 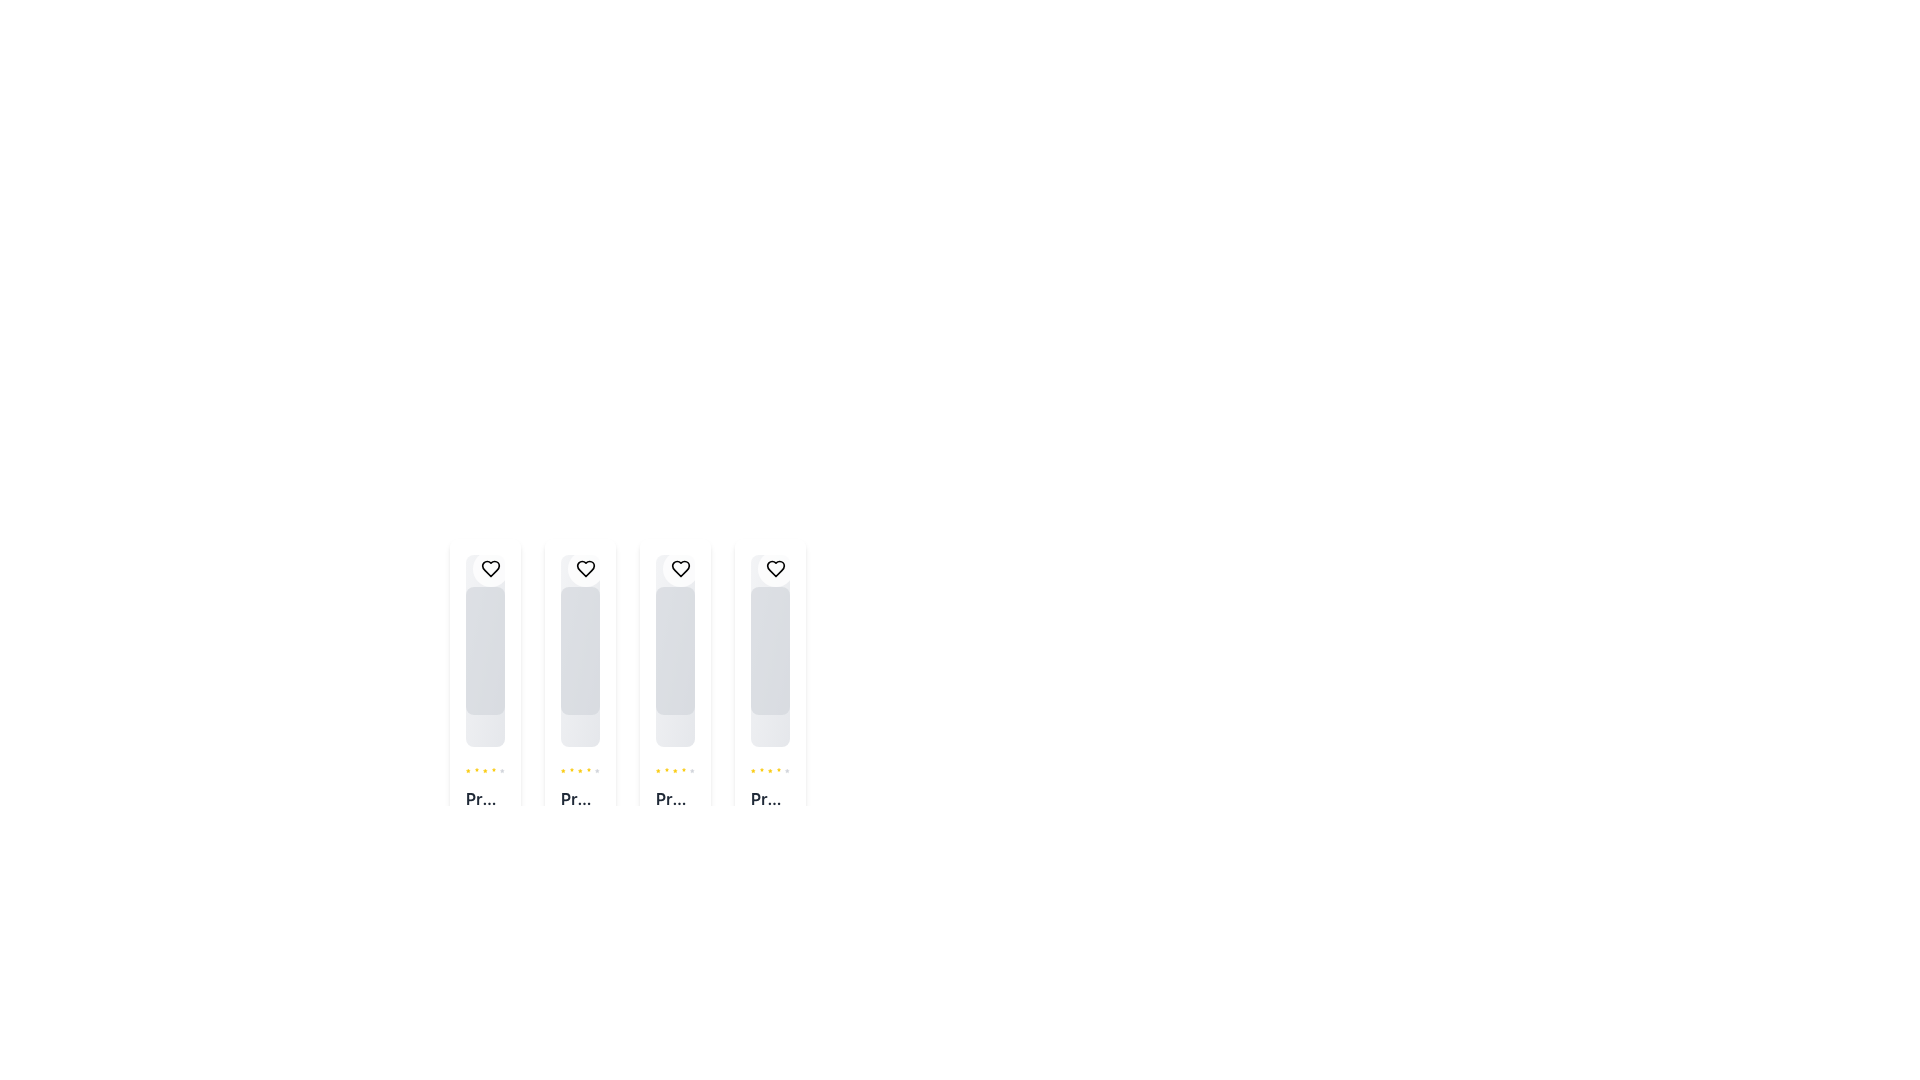 What do you see at coordinates (769, 770) in the screenshot?
I see `the displayed rating of the star rating element, which shows a 4-star rating out of 5, located at the bottom of the fourth product card in a horizontal sequence` at bounding box center [769, 770].